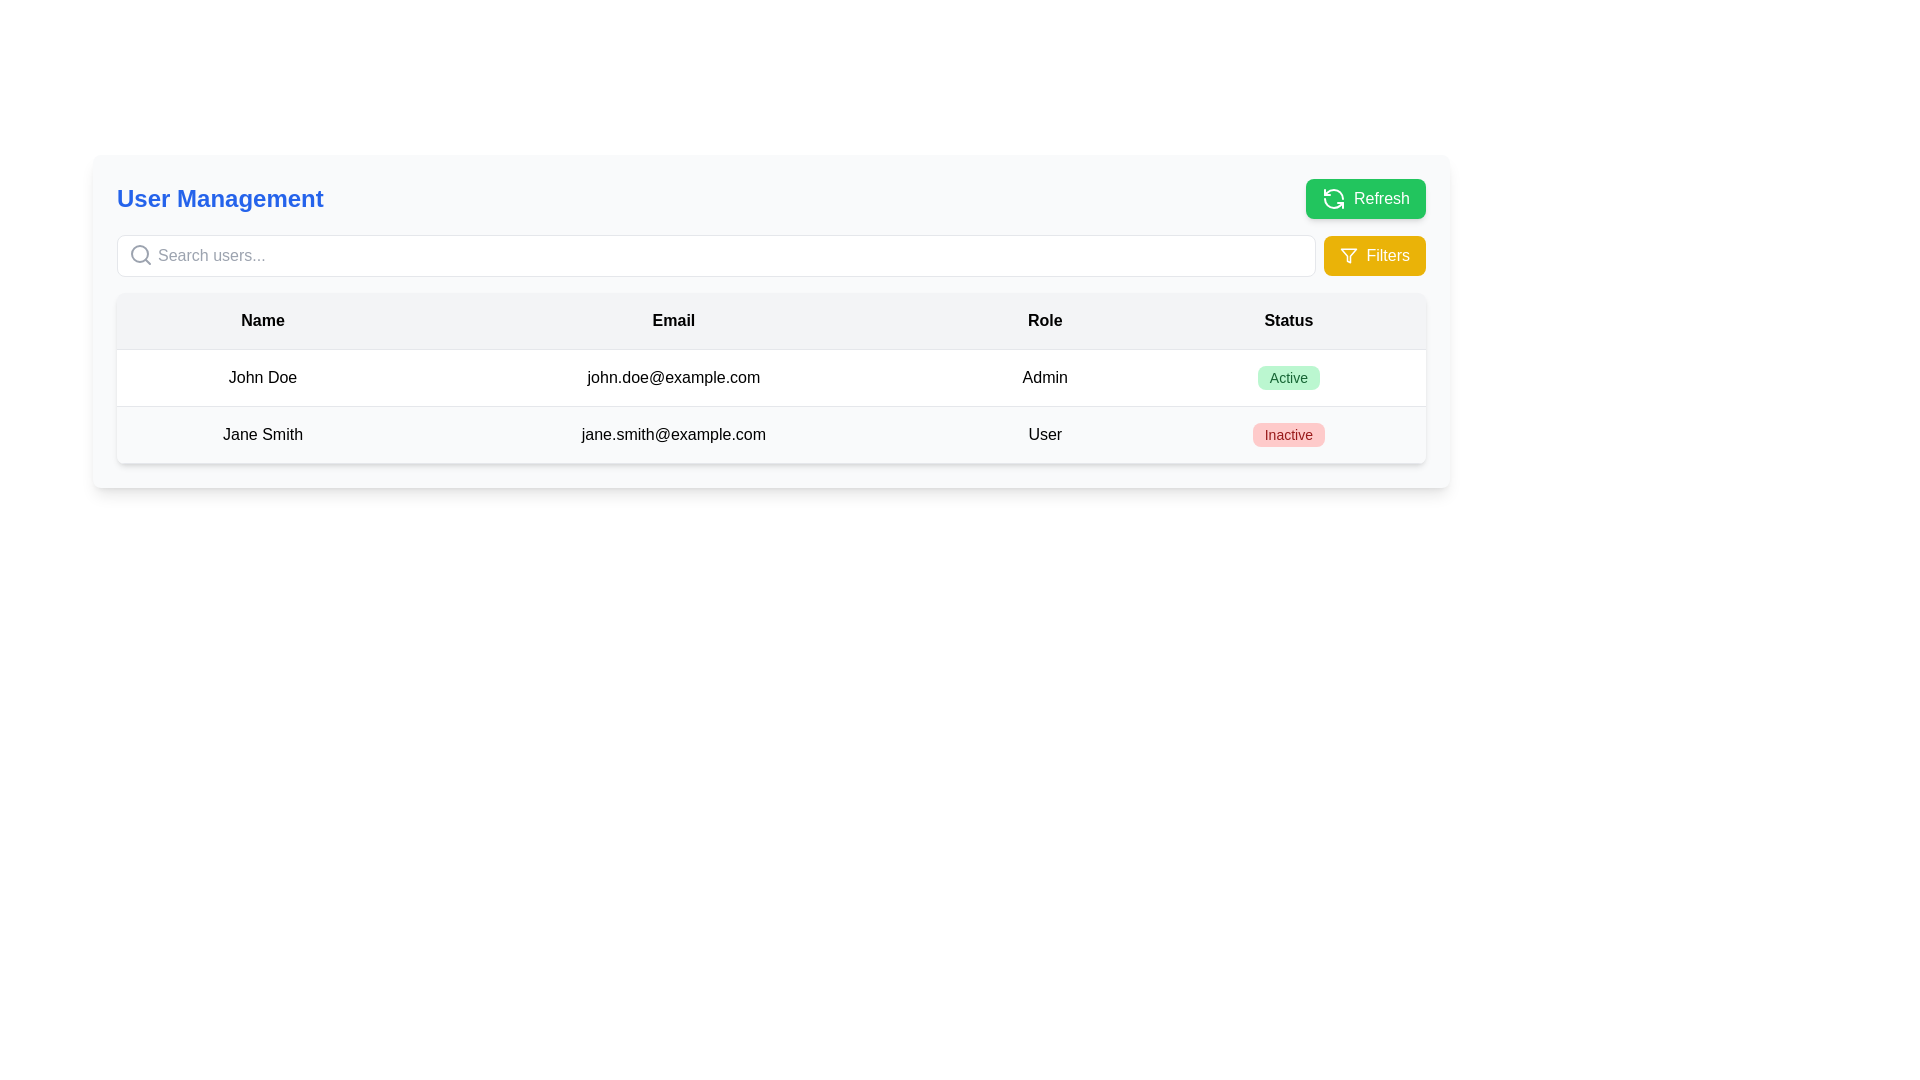 This screenshot has height=1080, width=1920. What do you see at coordinates (1374, 254) in the screenshot?
I see `the yellow button labeled 'Filters' with a filter icon` at bounding box center [1374, 254].